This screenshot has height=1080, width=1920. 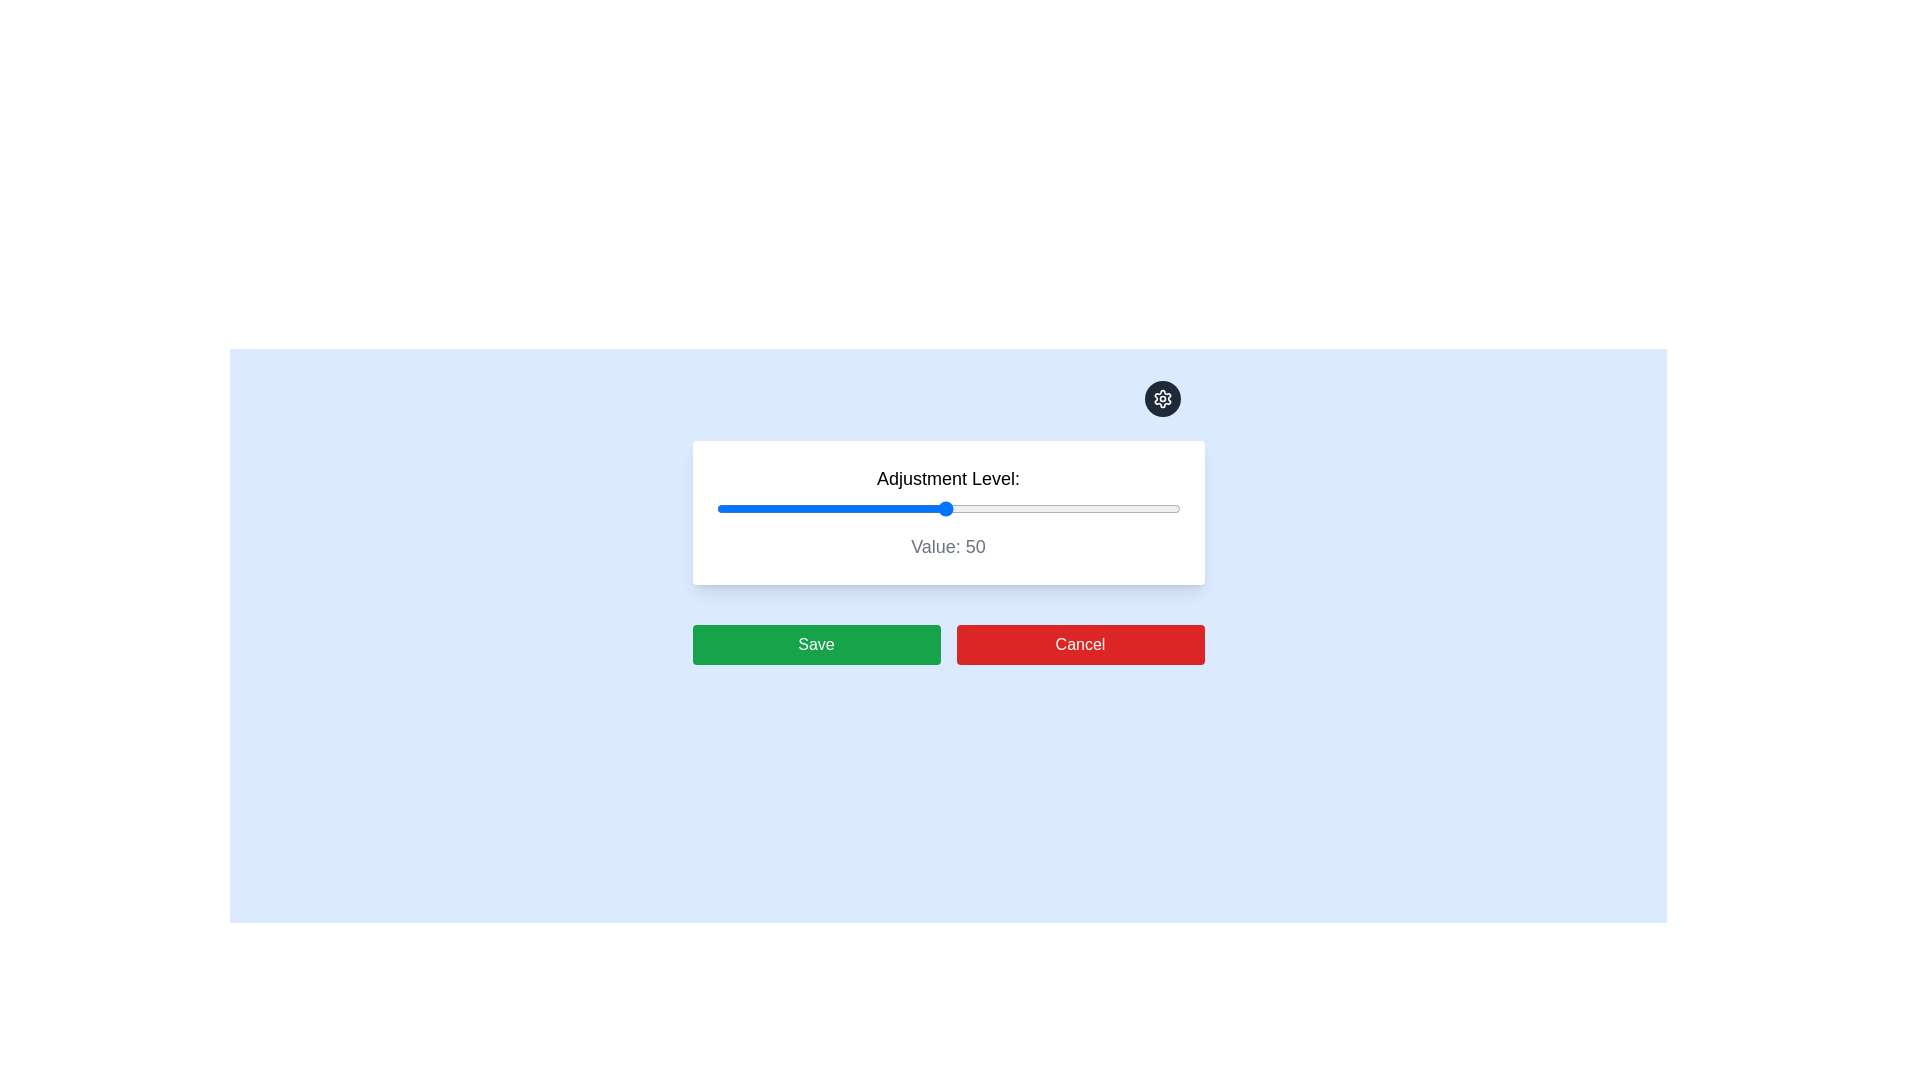 I want to click on to select a point on the Range slider located under the label 'Adjustment Level:' and above 'Value: 50', so click(x=947, y=508).